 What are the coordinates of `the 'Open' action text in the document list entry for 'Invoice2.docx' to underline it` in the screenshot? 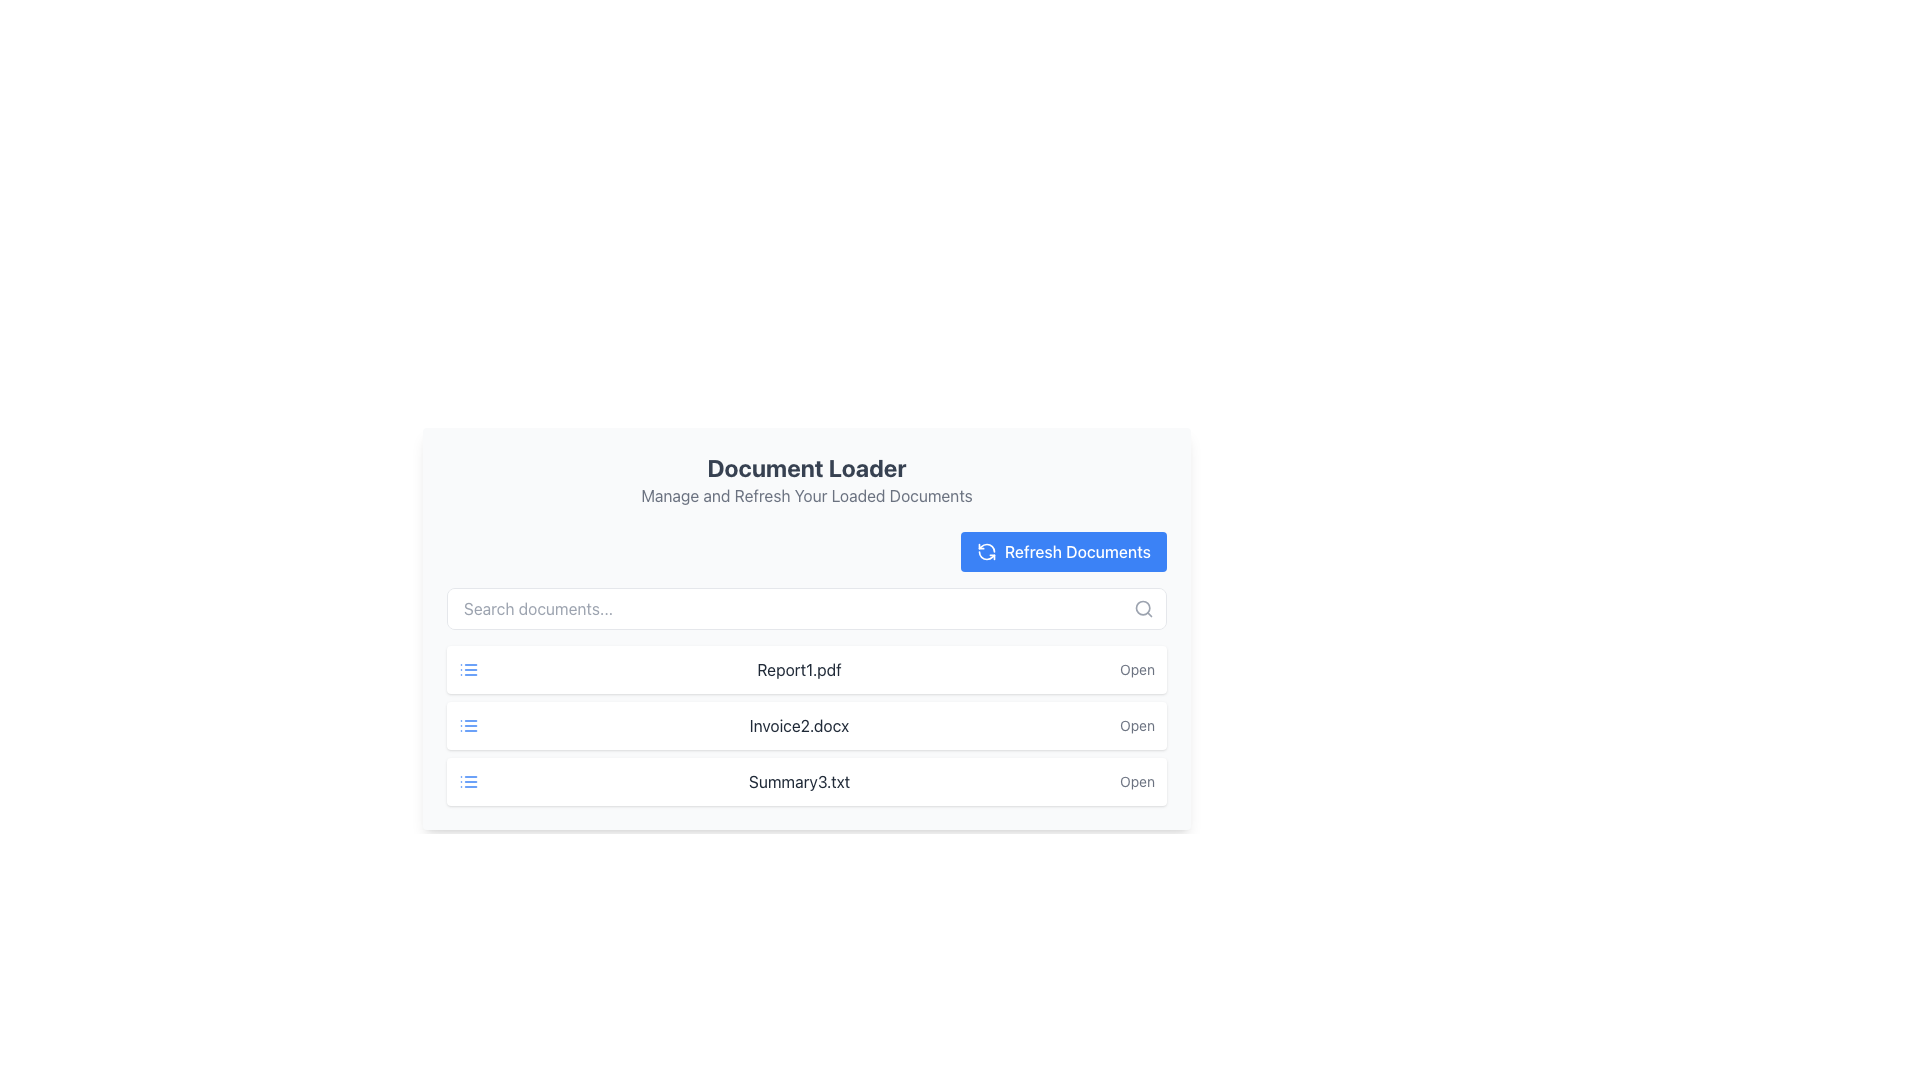 It's located at (806, 725).